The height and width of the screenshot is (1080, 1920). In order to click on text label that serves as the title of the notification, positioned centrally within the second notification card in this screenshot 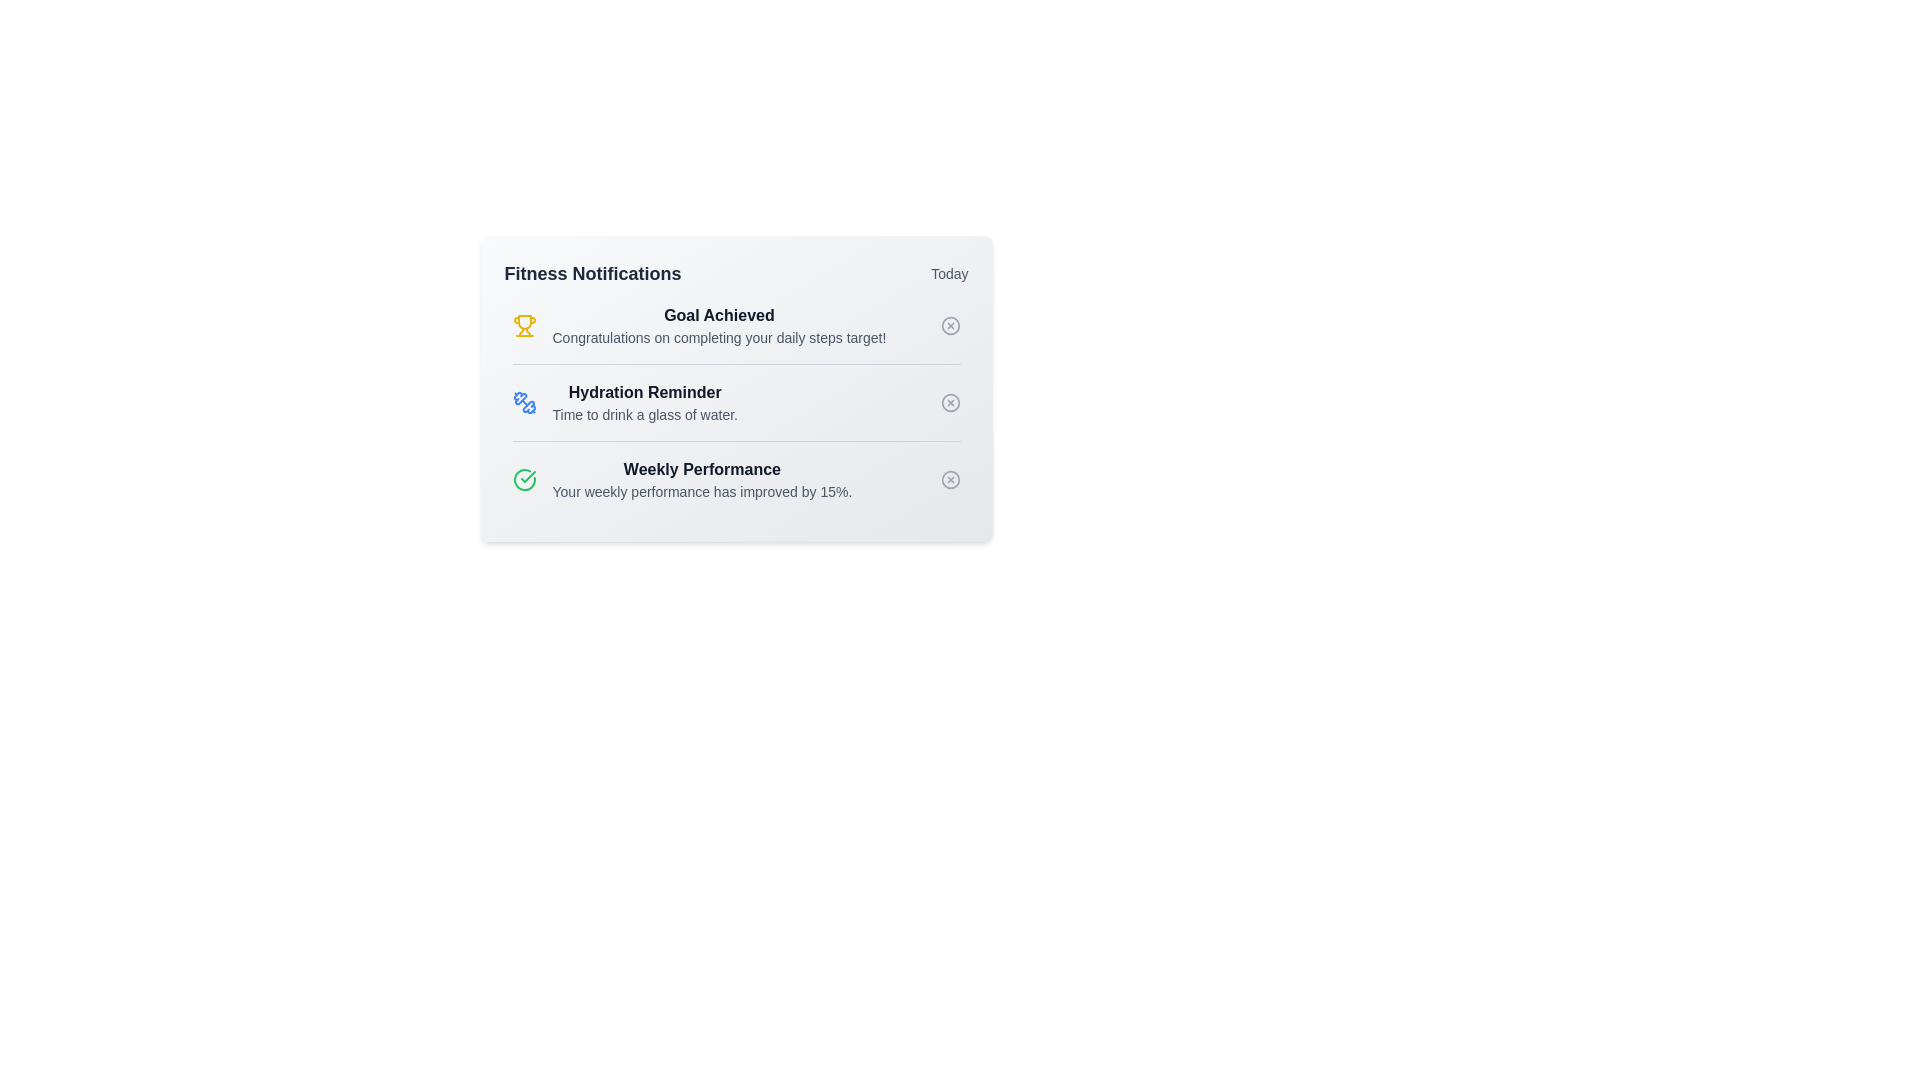, I will do `click(645, 393)`.